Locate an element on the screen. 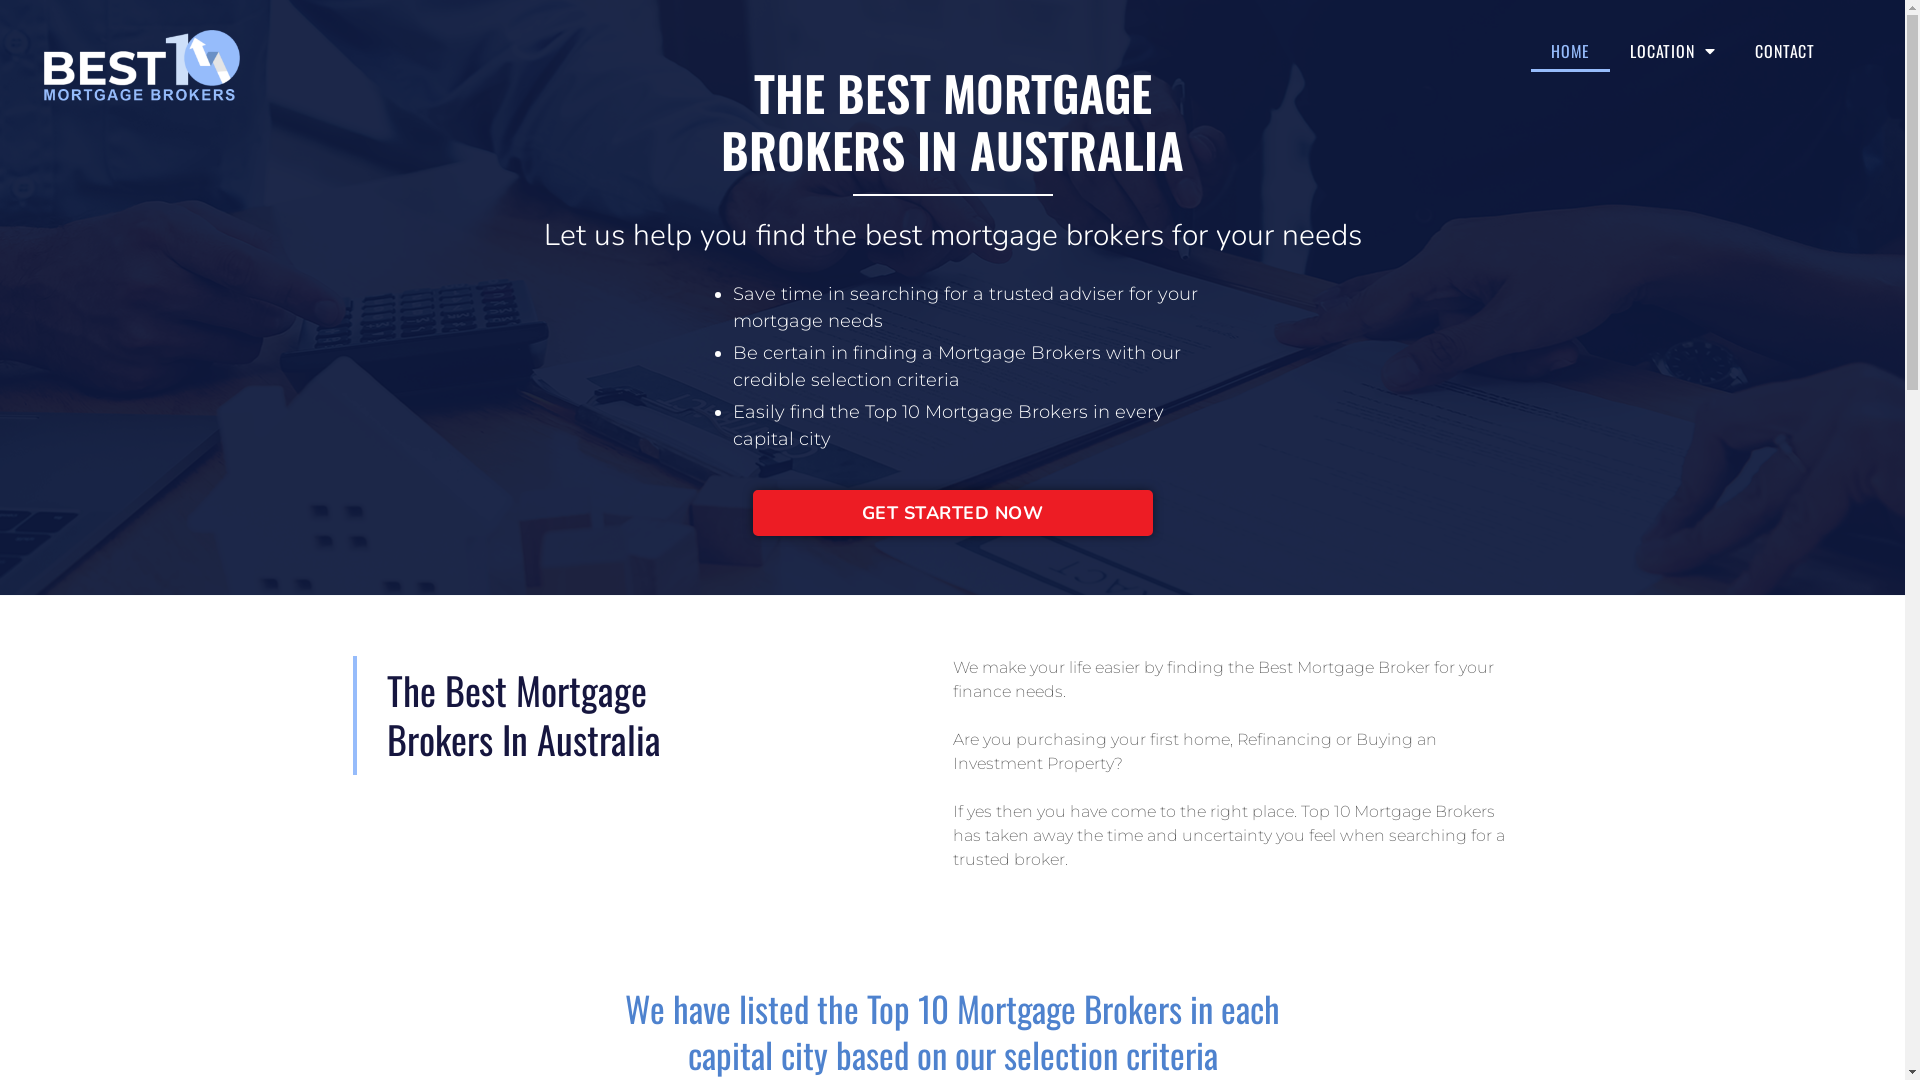  'LOCATION' is located at coordinates (1672, 49).